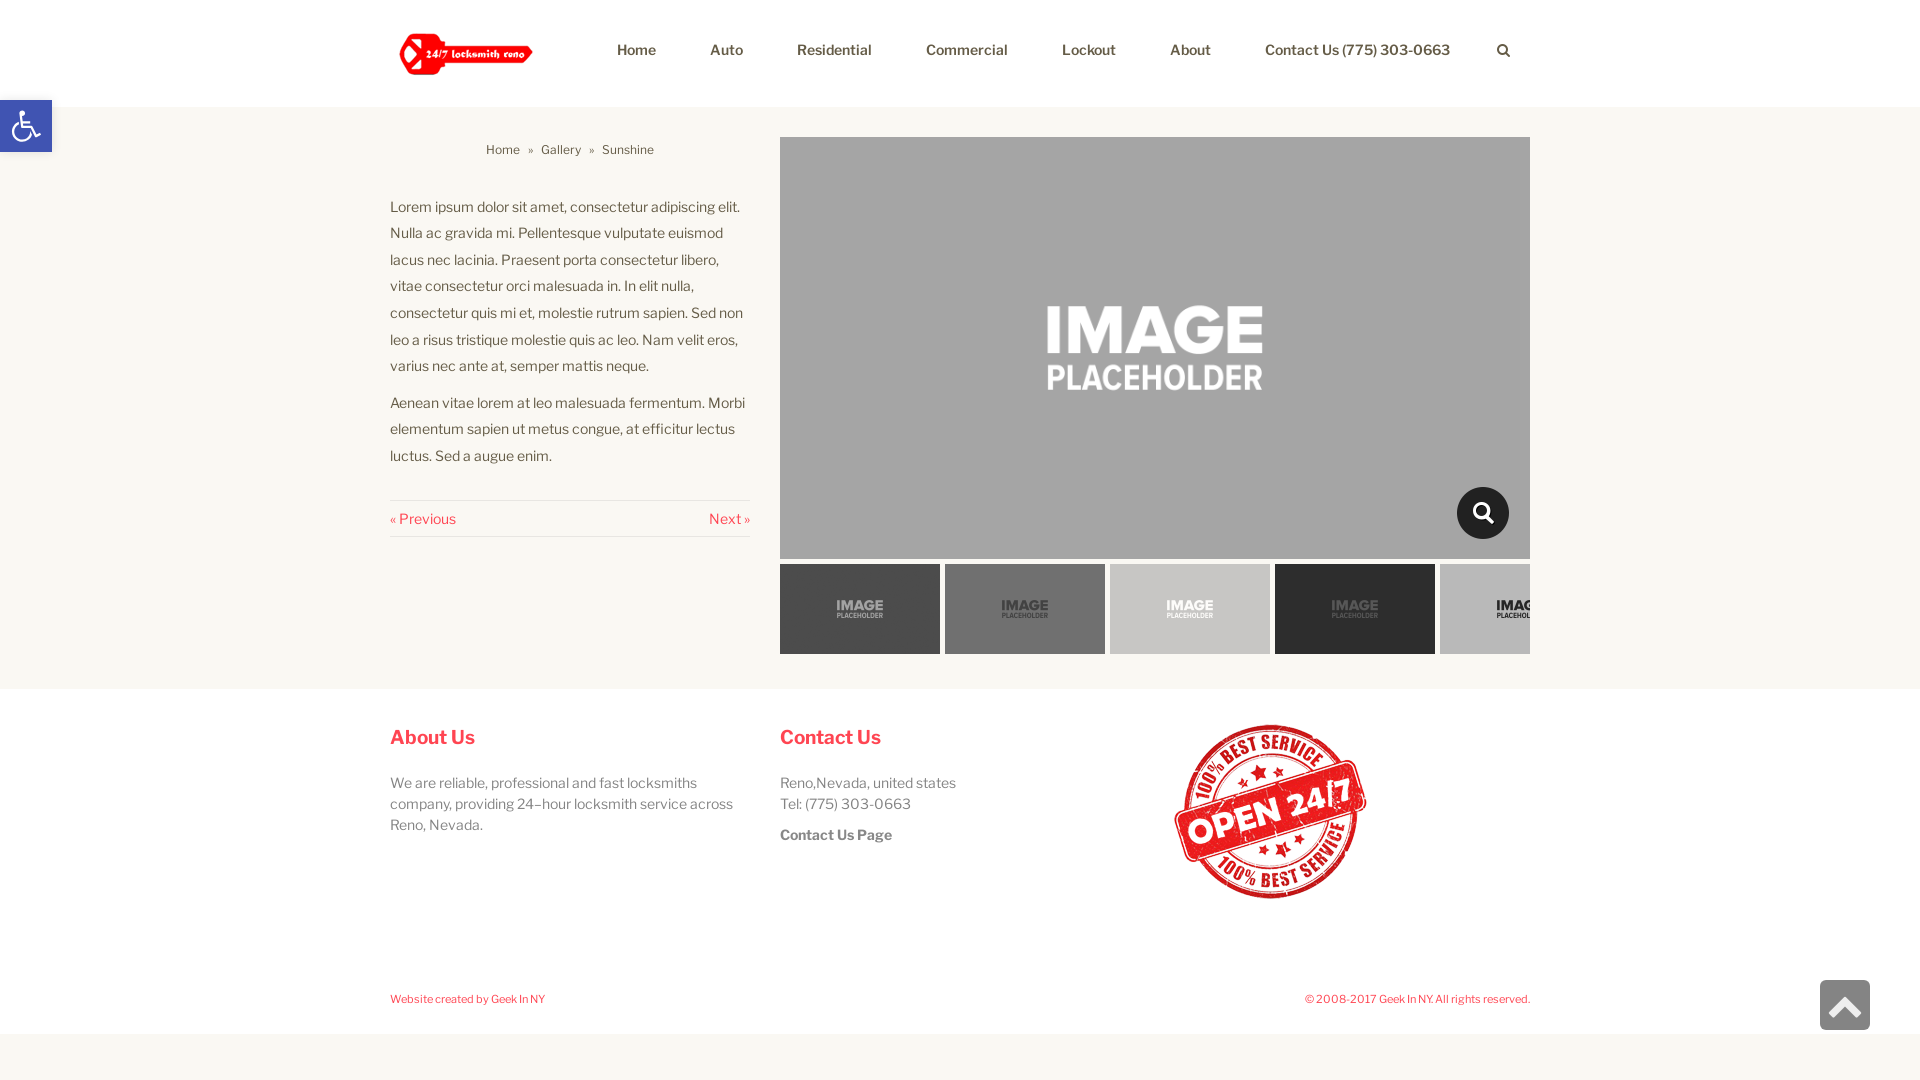 This screenshot has width=1920, height=1080. I want to click on 'Gallery', so click(560, 148).